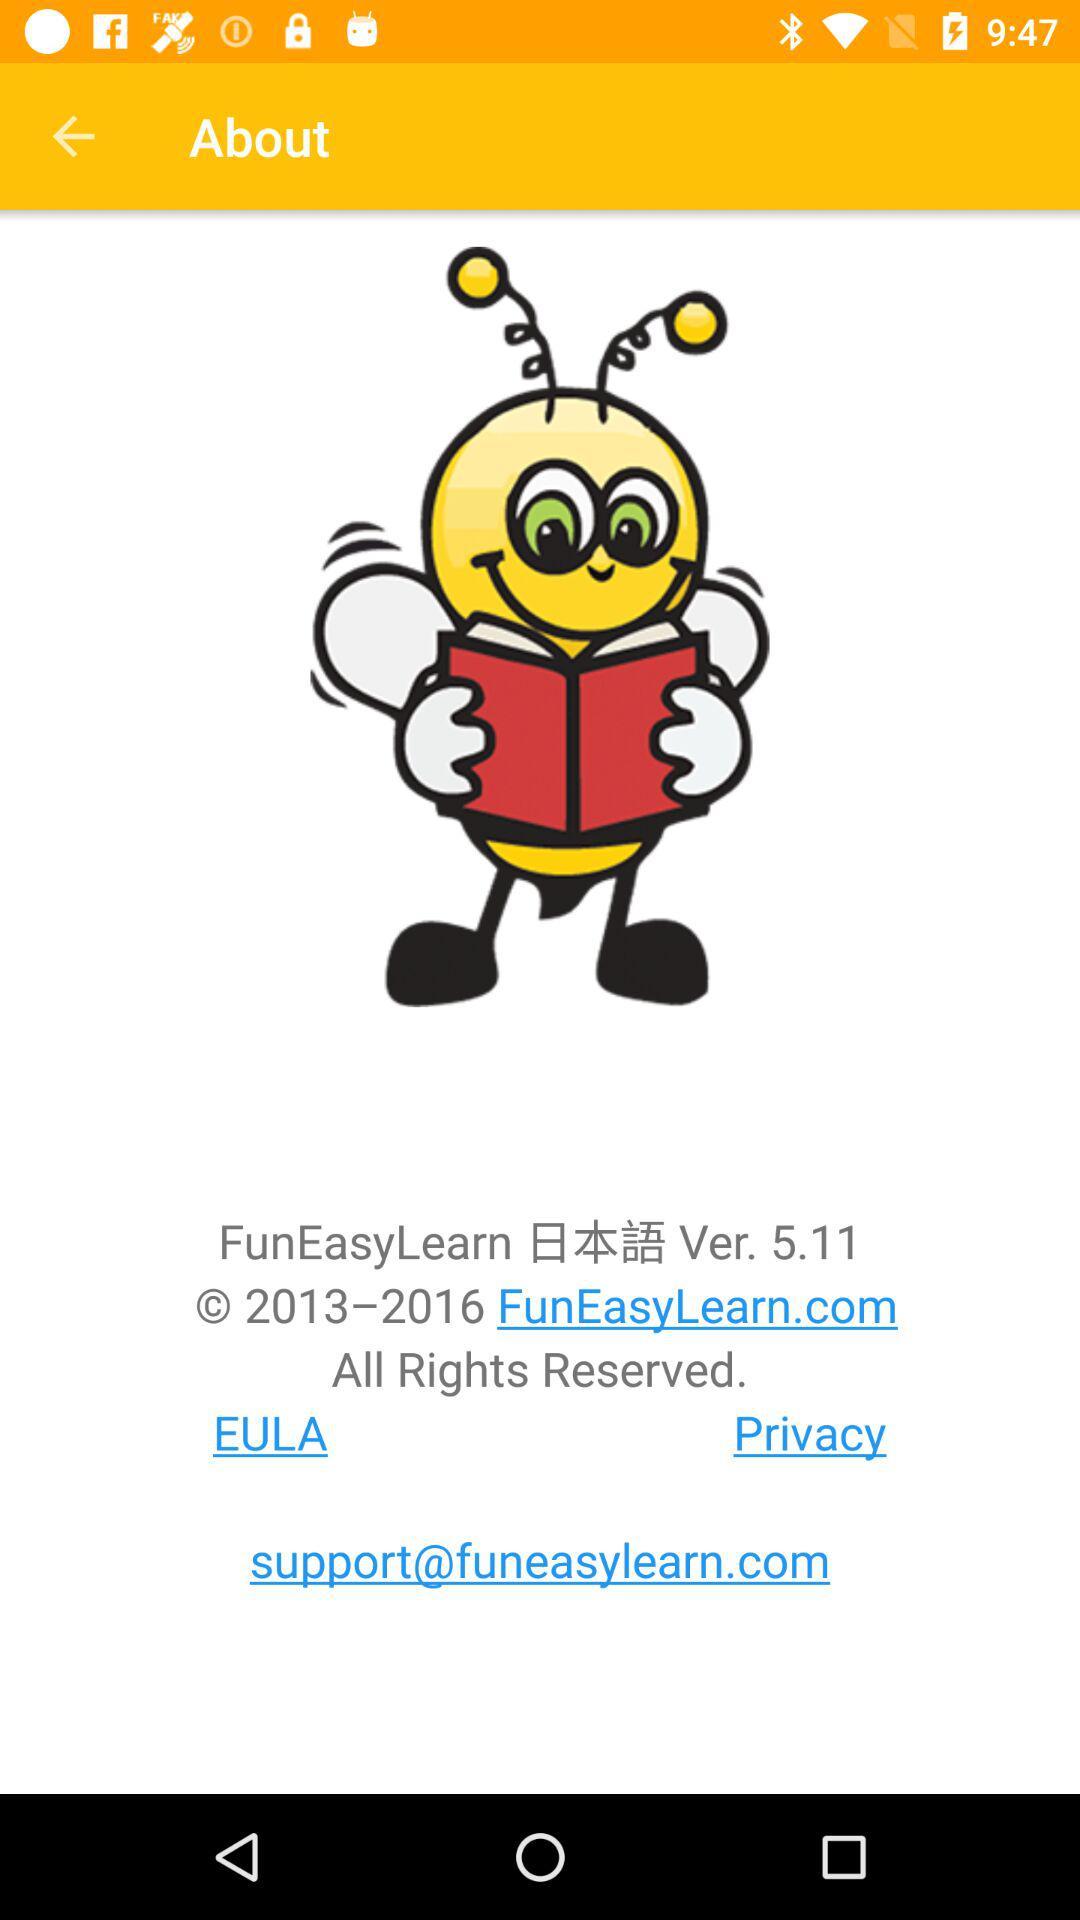 This screenshot has width=1080, height=1920. What do you see at coordinates (810, 1431) in the screenshot?
I see `the icon to the right of eula` at bounding box center [810, 1431].